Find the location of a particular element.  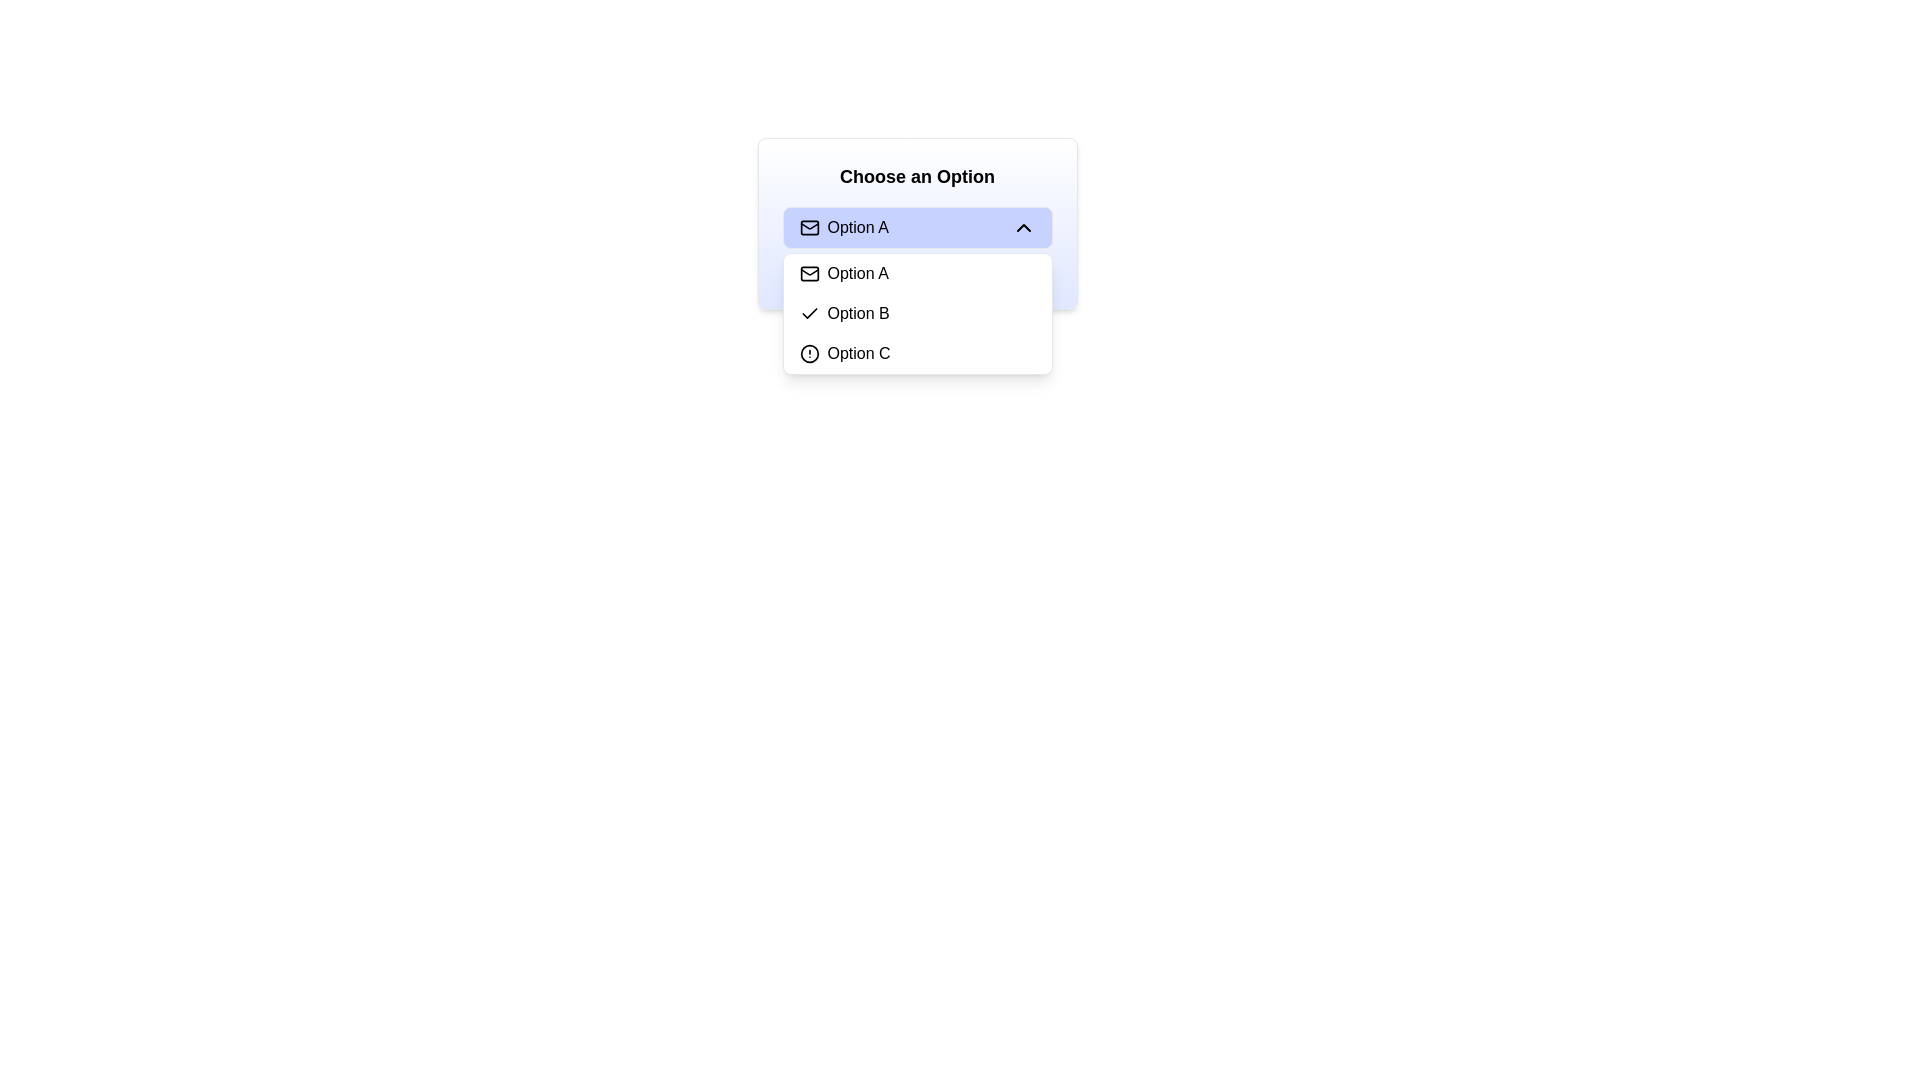

the Chevron Icon located on the right edge of the 'Option A' interactive region is located at coordinates (1023, 226).